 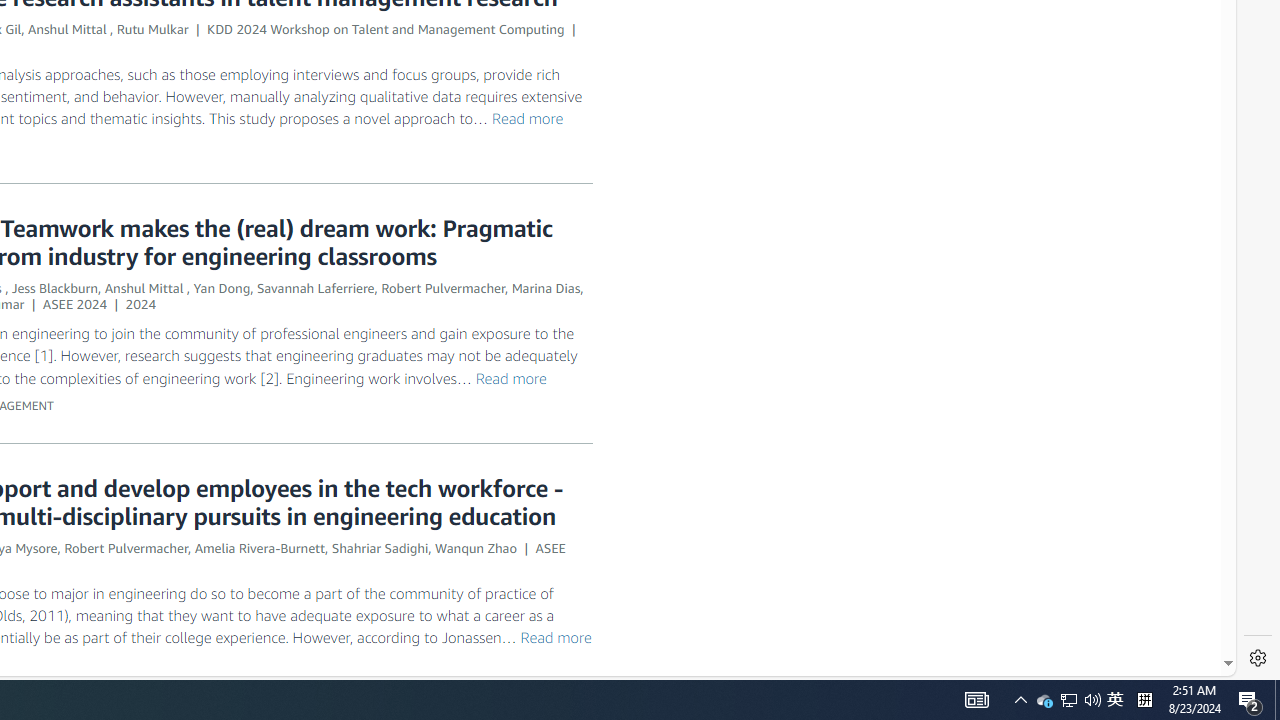 What do you see at coordinates (151, 29) in the screenshot?
I see `'Rutu Mulkar'` at bounding box center [151, 29].